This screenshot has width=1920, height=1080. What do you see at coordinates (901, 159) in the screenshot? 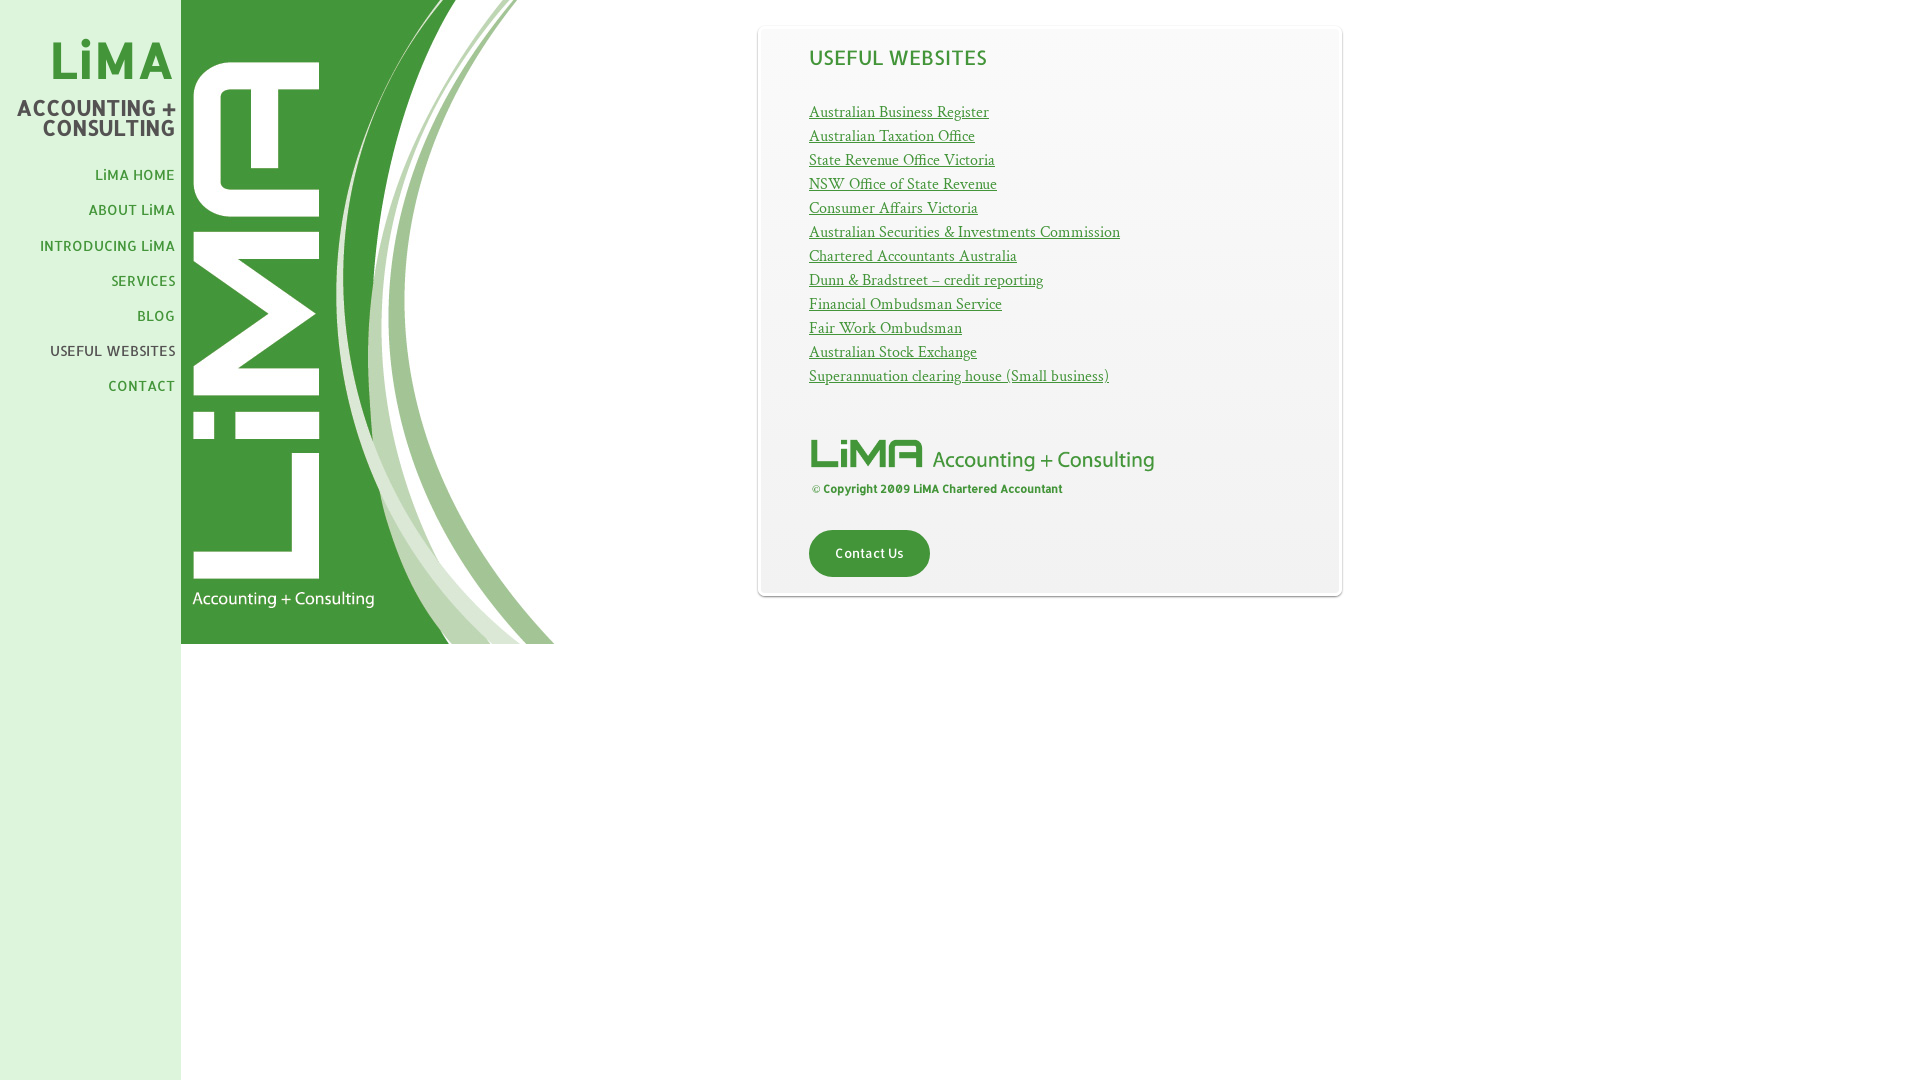
I see `'State Revenue Office Victoria'` at bounding box center [901, 159].